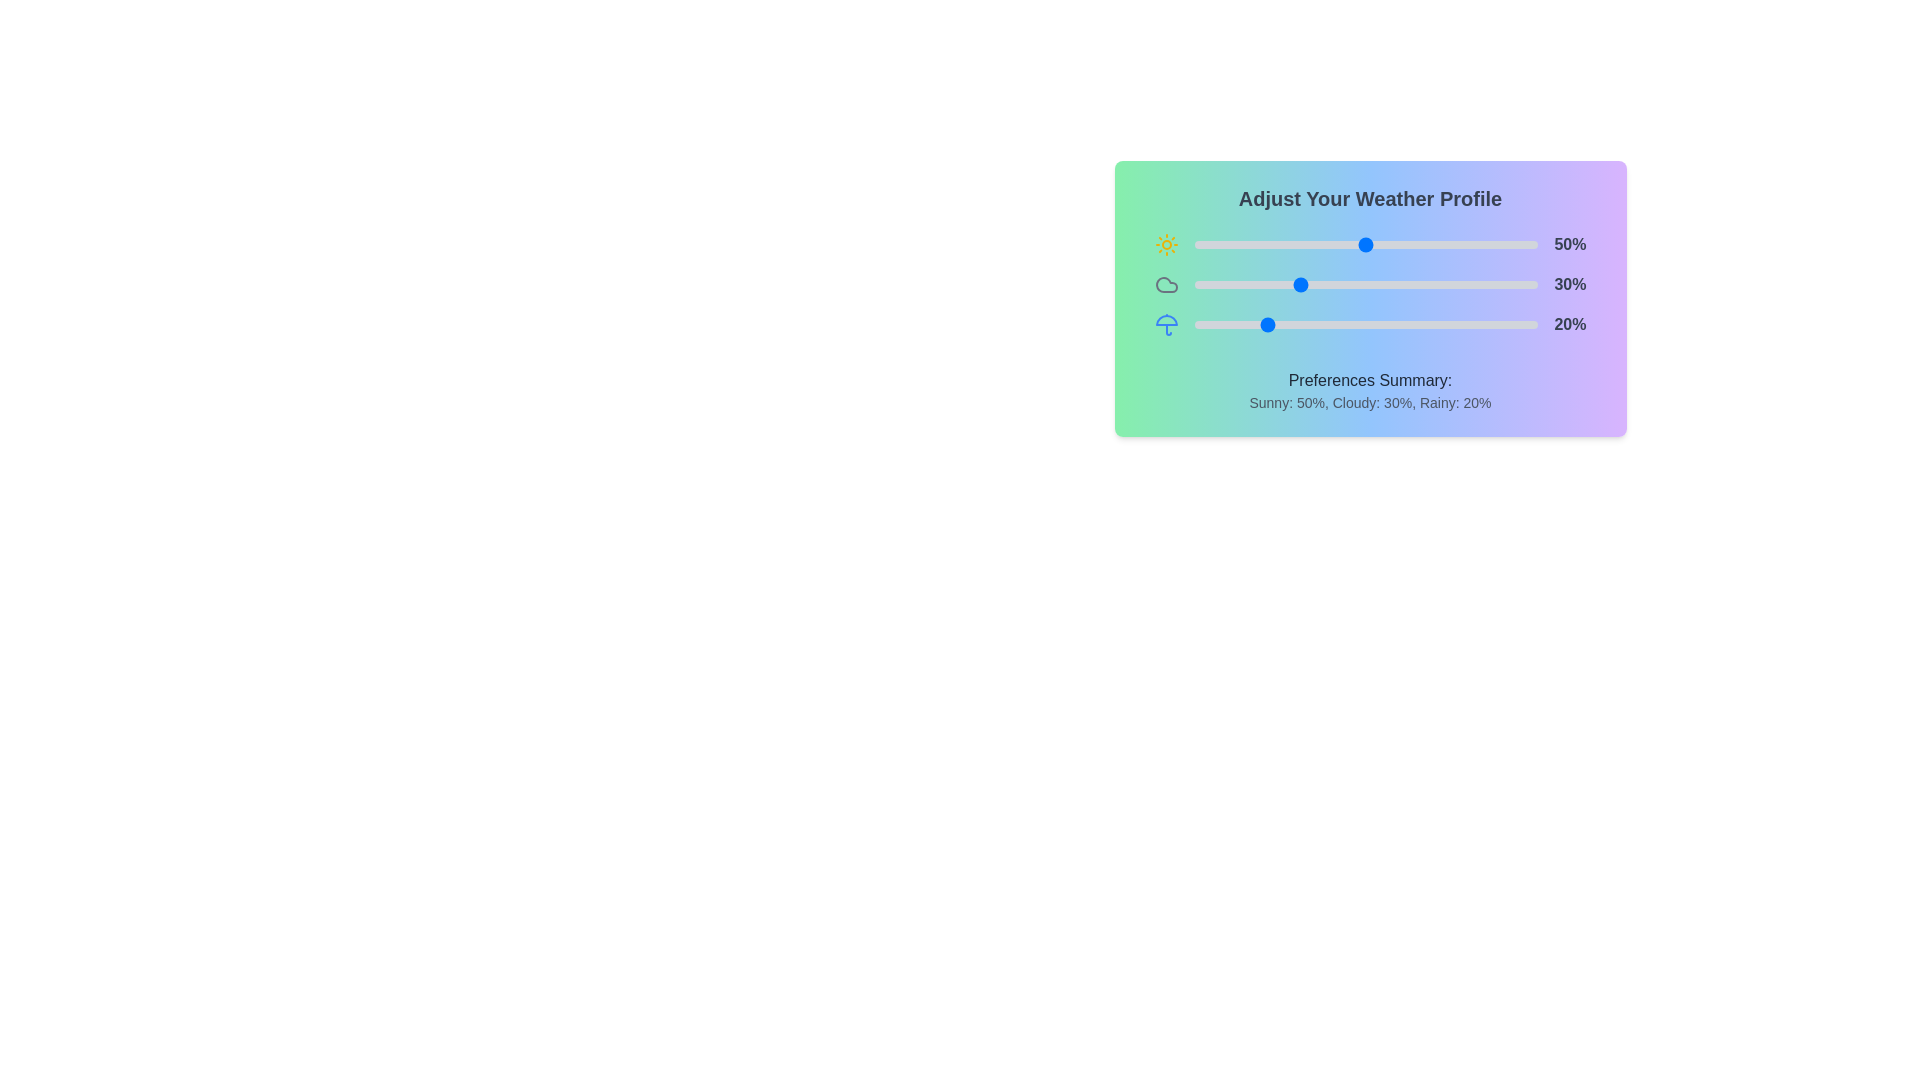 Image resolution: width=1920 pixels, height=1080 pixels. Describe the element at coordinates (1200, 323) in the screenshot. I see `the 'Rainy' slider to set its value to 2%` at that location.